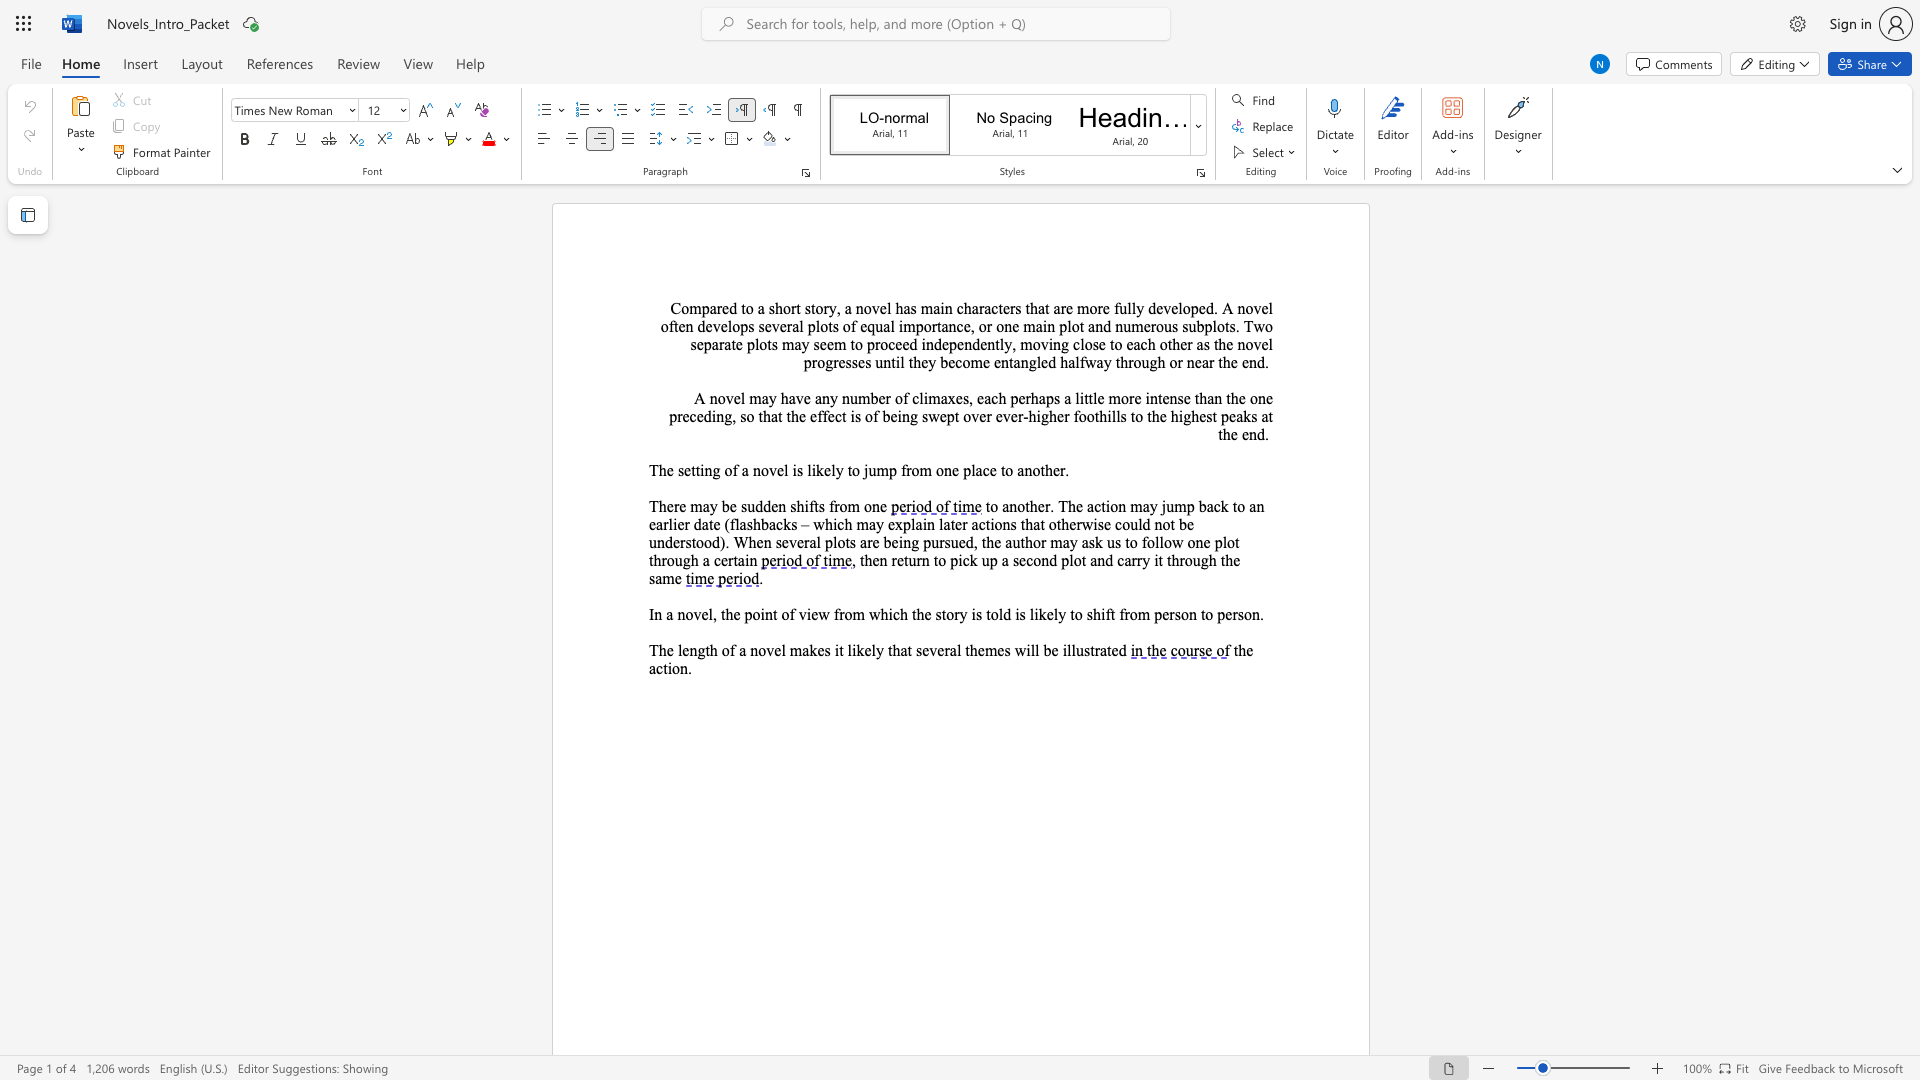 This screenshot has width=1920, height=1080. What do you see at coordinates (989, 560) in the screenshot?
I see `the subset text "p a sec" within the text ", then return to pick up a second plot and carry it through the same"` at bounding box center [989, 560].